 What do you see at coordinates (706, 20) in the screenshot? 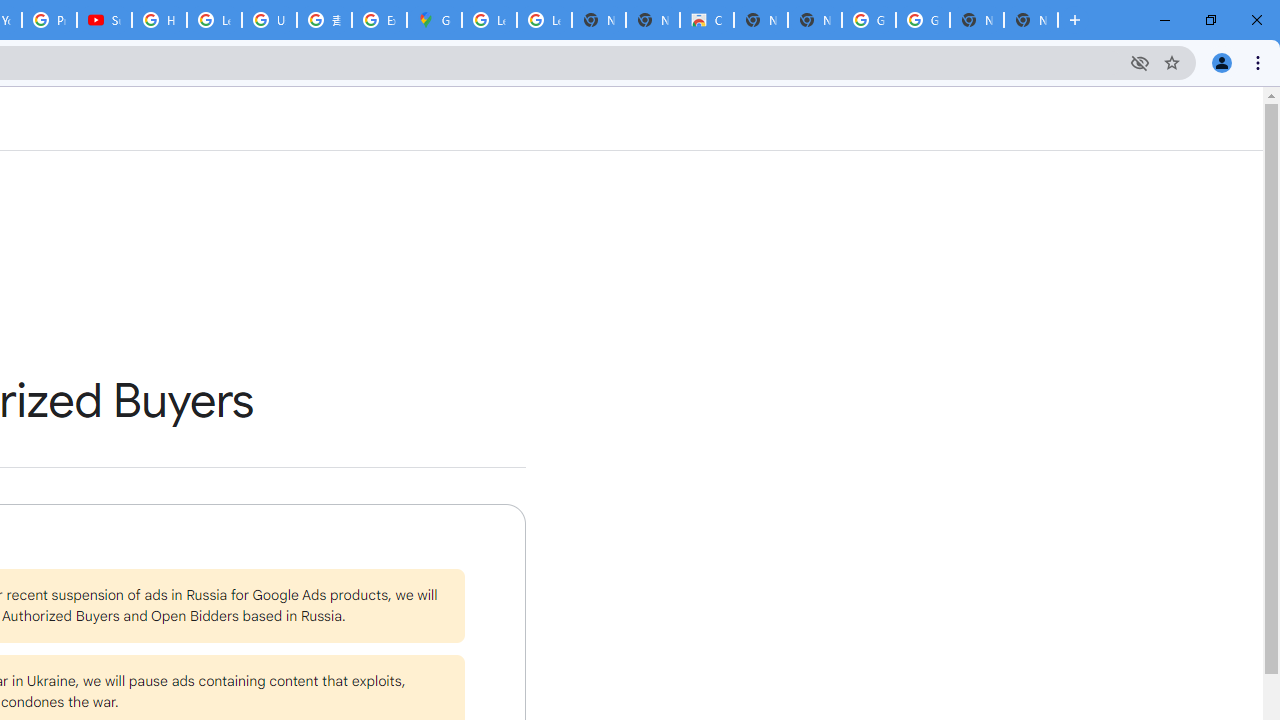
I see `'Chrome Web Store'` at bounding box center [706, 20].